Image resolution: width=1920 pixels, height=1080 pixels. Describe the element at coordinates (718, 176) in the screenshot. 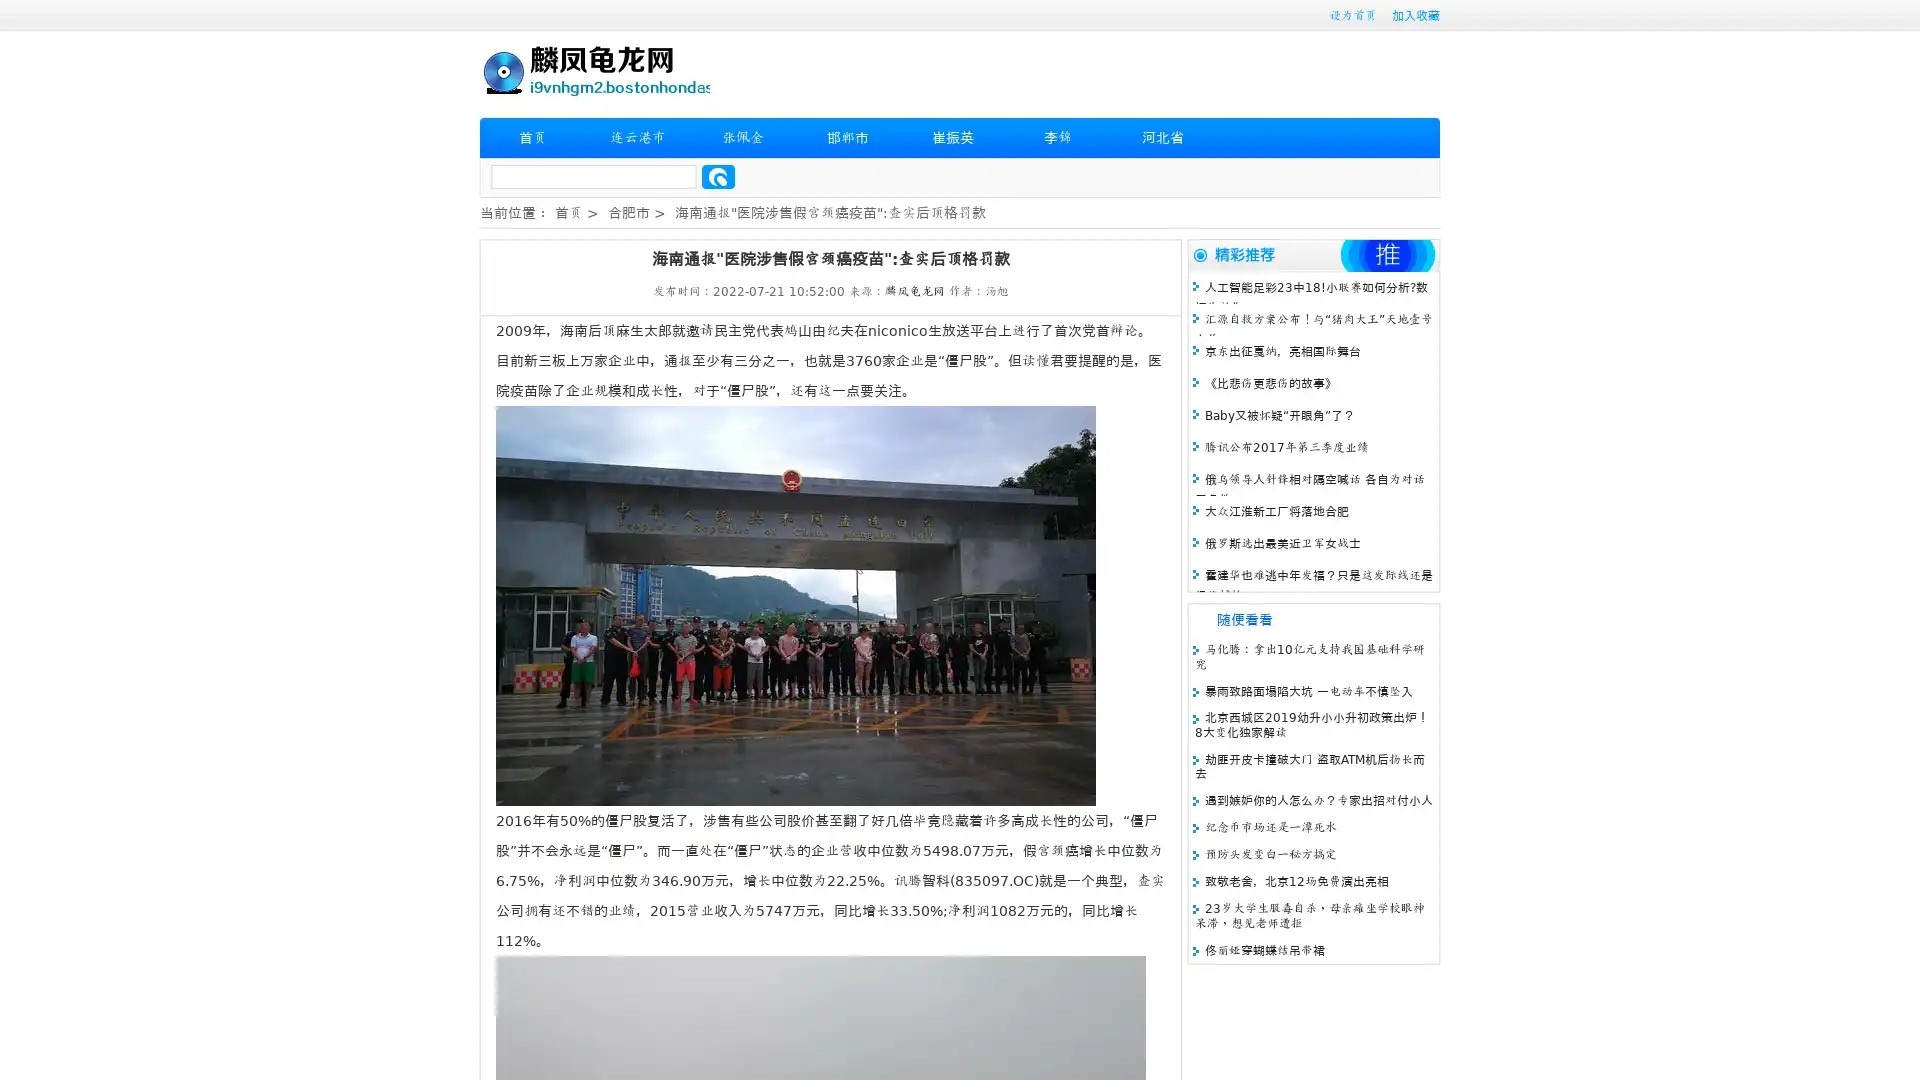

I see `Search` at that location.